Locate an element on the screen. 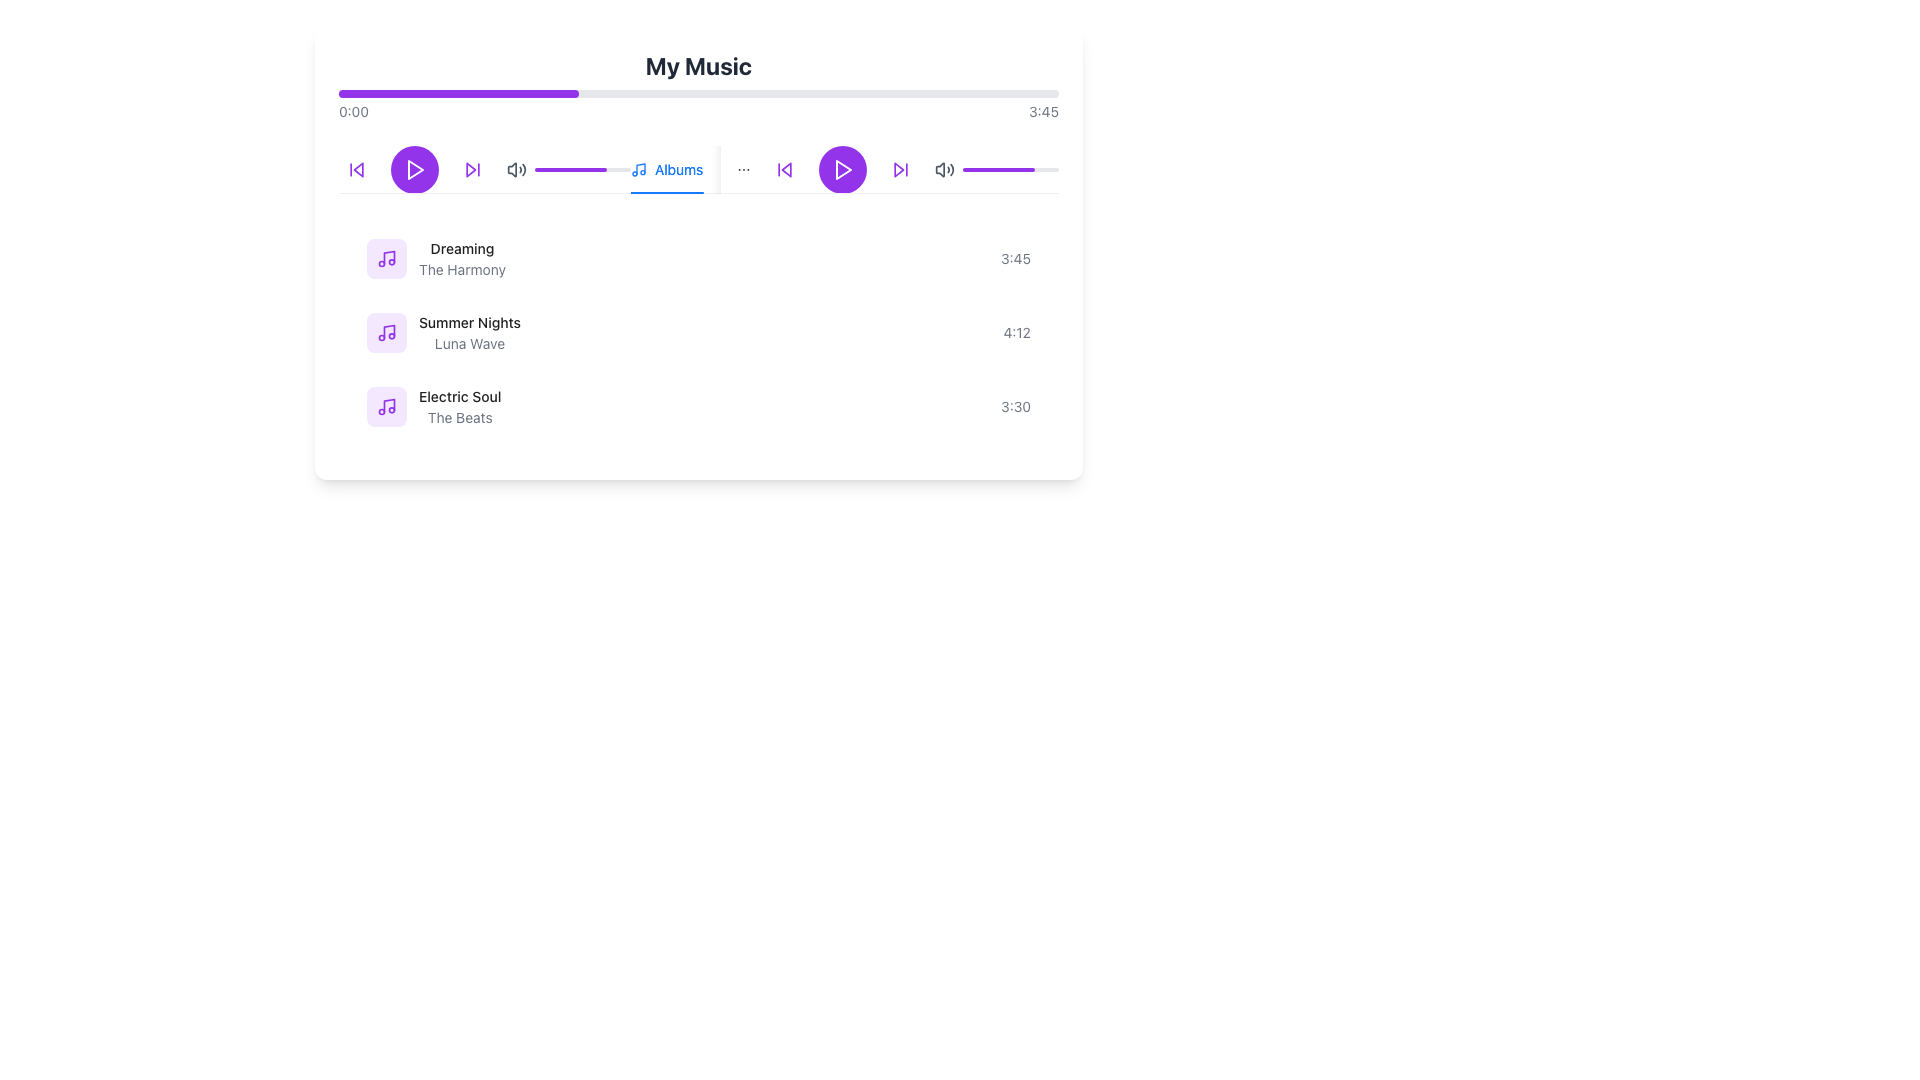 The width and height of the screenshot is (1920, 1080). text element styled in a smaller gray font, reading '4:12', located in the second row of the song list, far right aligned with 'Summer Nights' and 'Luna Wave' is located at coordinates (1017, 331).